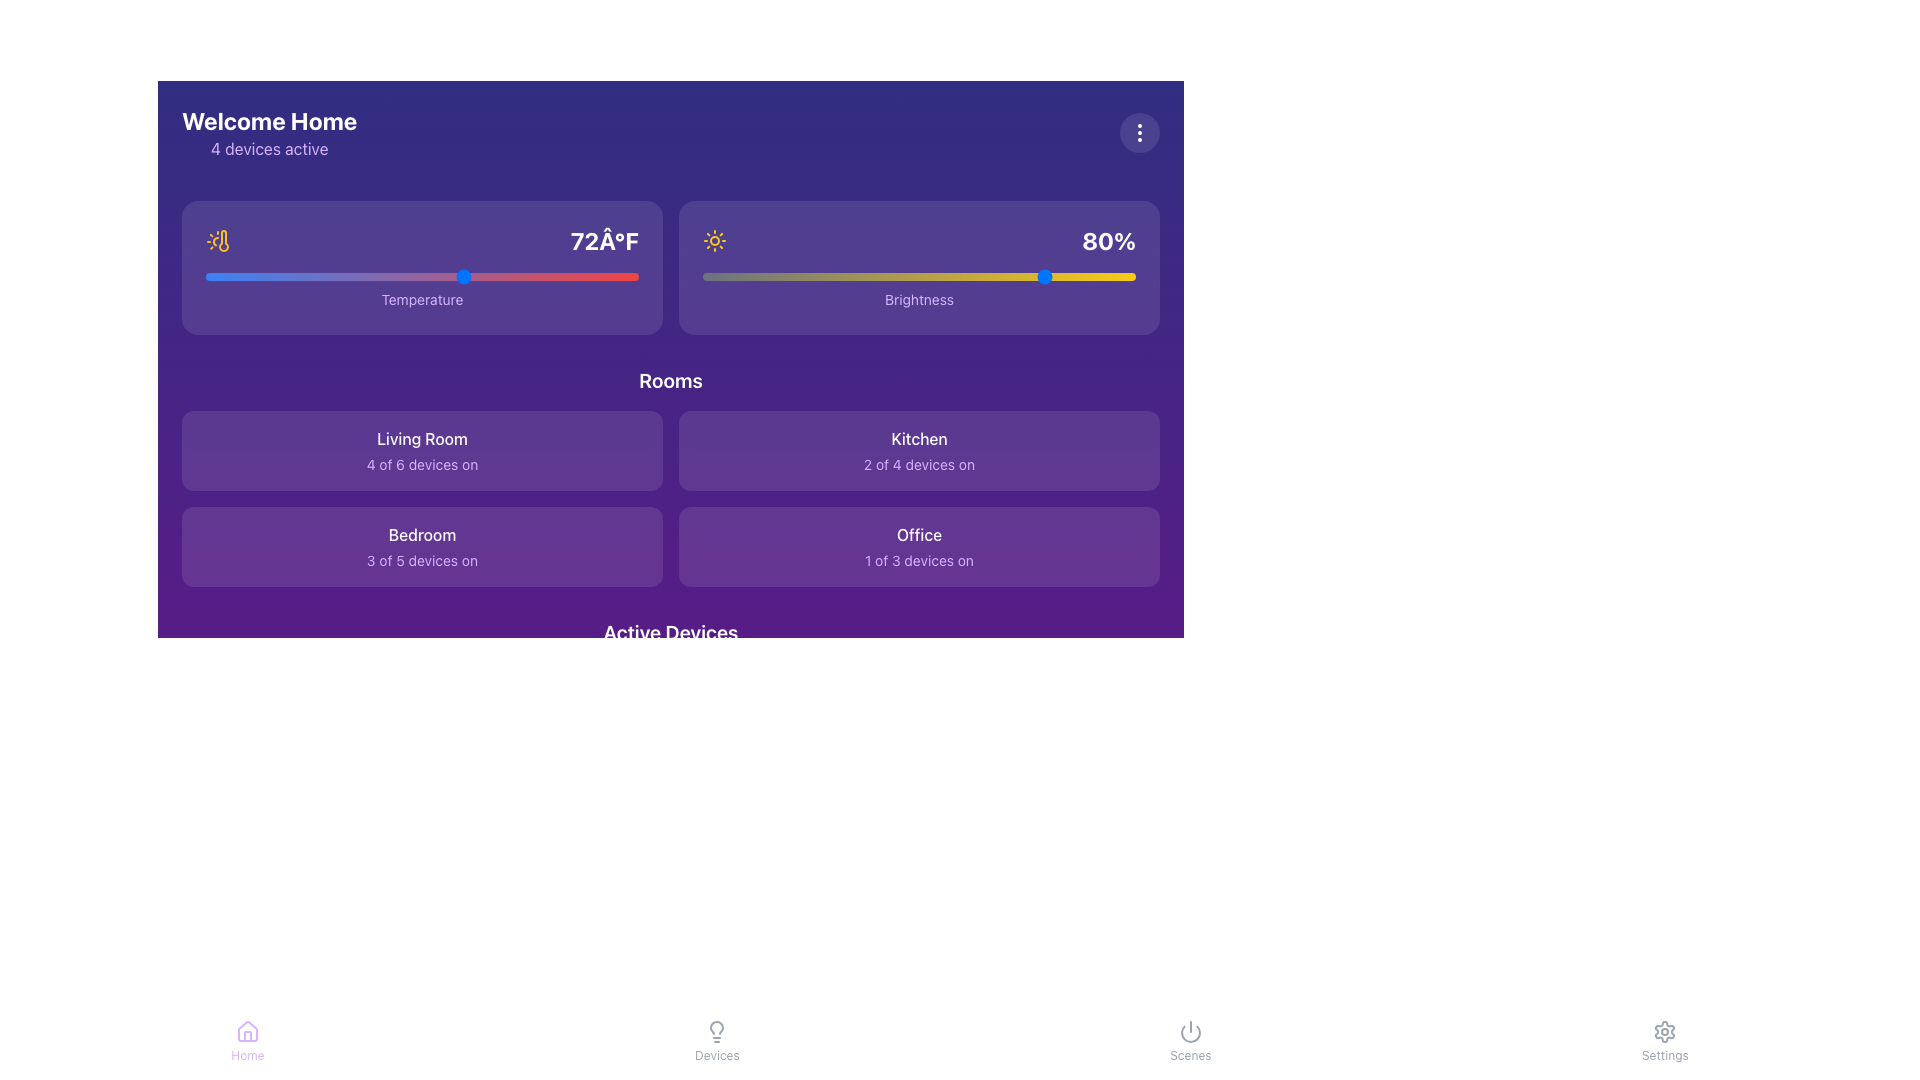 The height and width of the screenshot is (1080, 1920). What do you see at coordinates (421, 438) in the screenshot?
I see `the text label reading 'Living Room' which is styled in a medium-sized font with white text on a purple background, located in the upper-left of the Rooms section grid` at bounding box center [421, 438].